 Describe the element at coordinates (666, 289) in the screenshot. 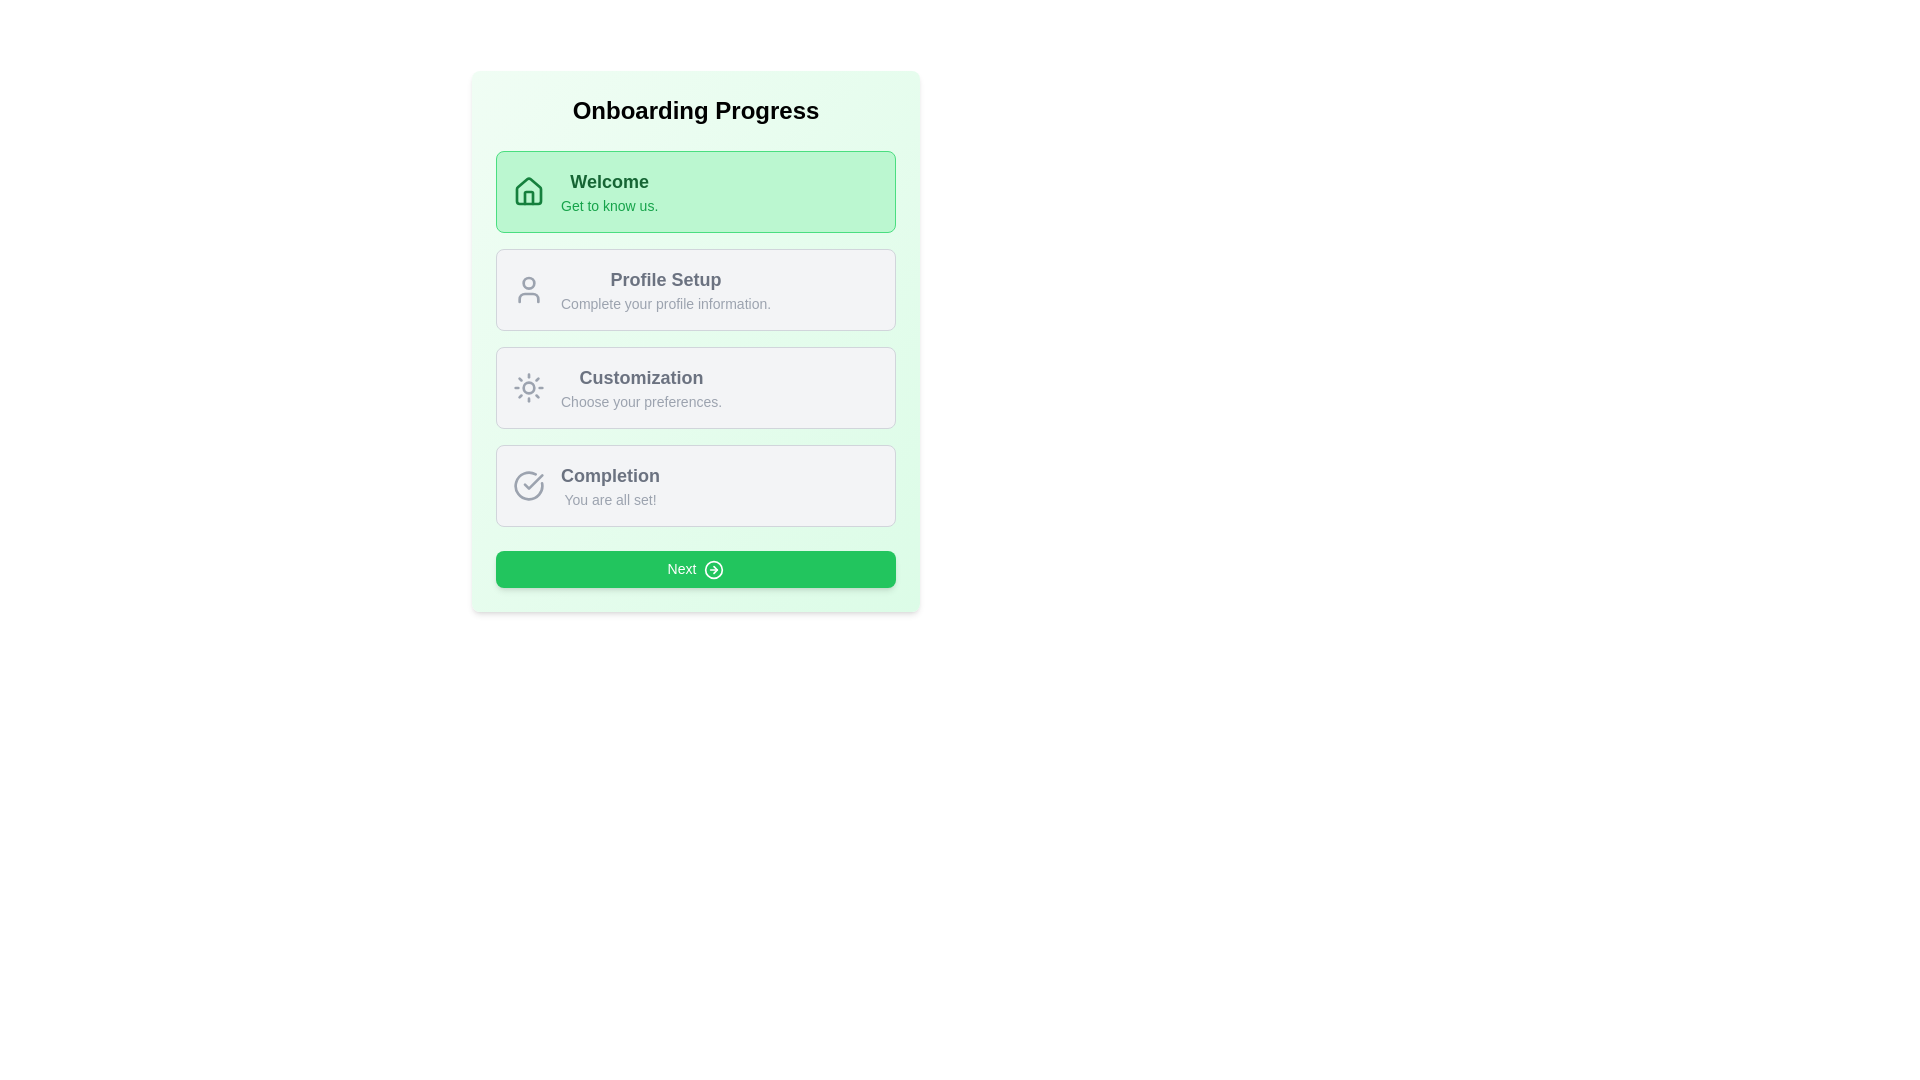

I see `informational display that shows 'Profile Setup' with the subtext 'Complete your profile information.' This element is the second step in the onboarding process, positioned between 'Welcome' and 'Customization.'` at that location.